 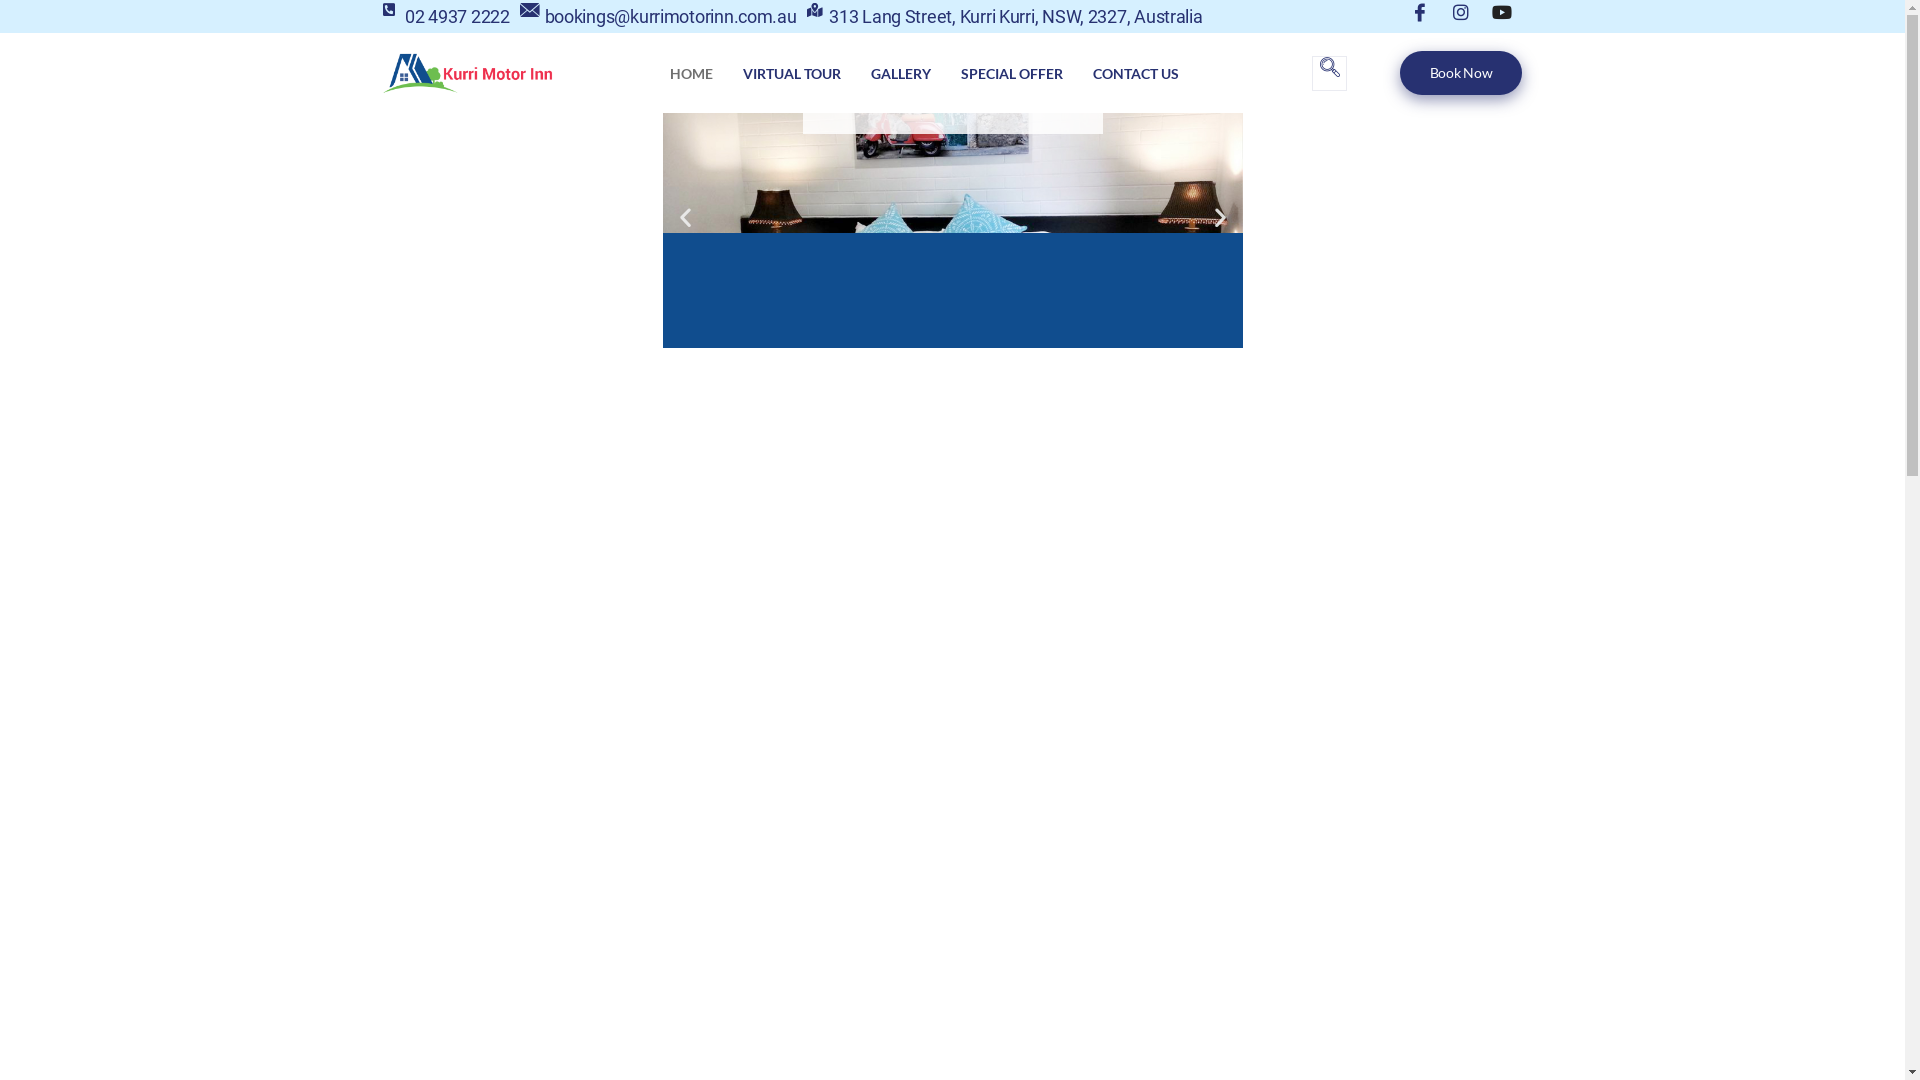 I want to click on 'SPECIAL OFFER', so click(x=1012, y=72).